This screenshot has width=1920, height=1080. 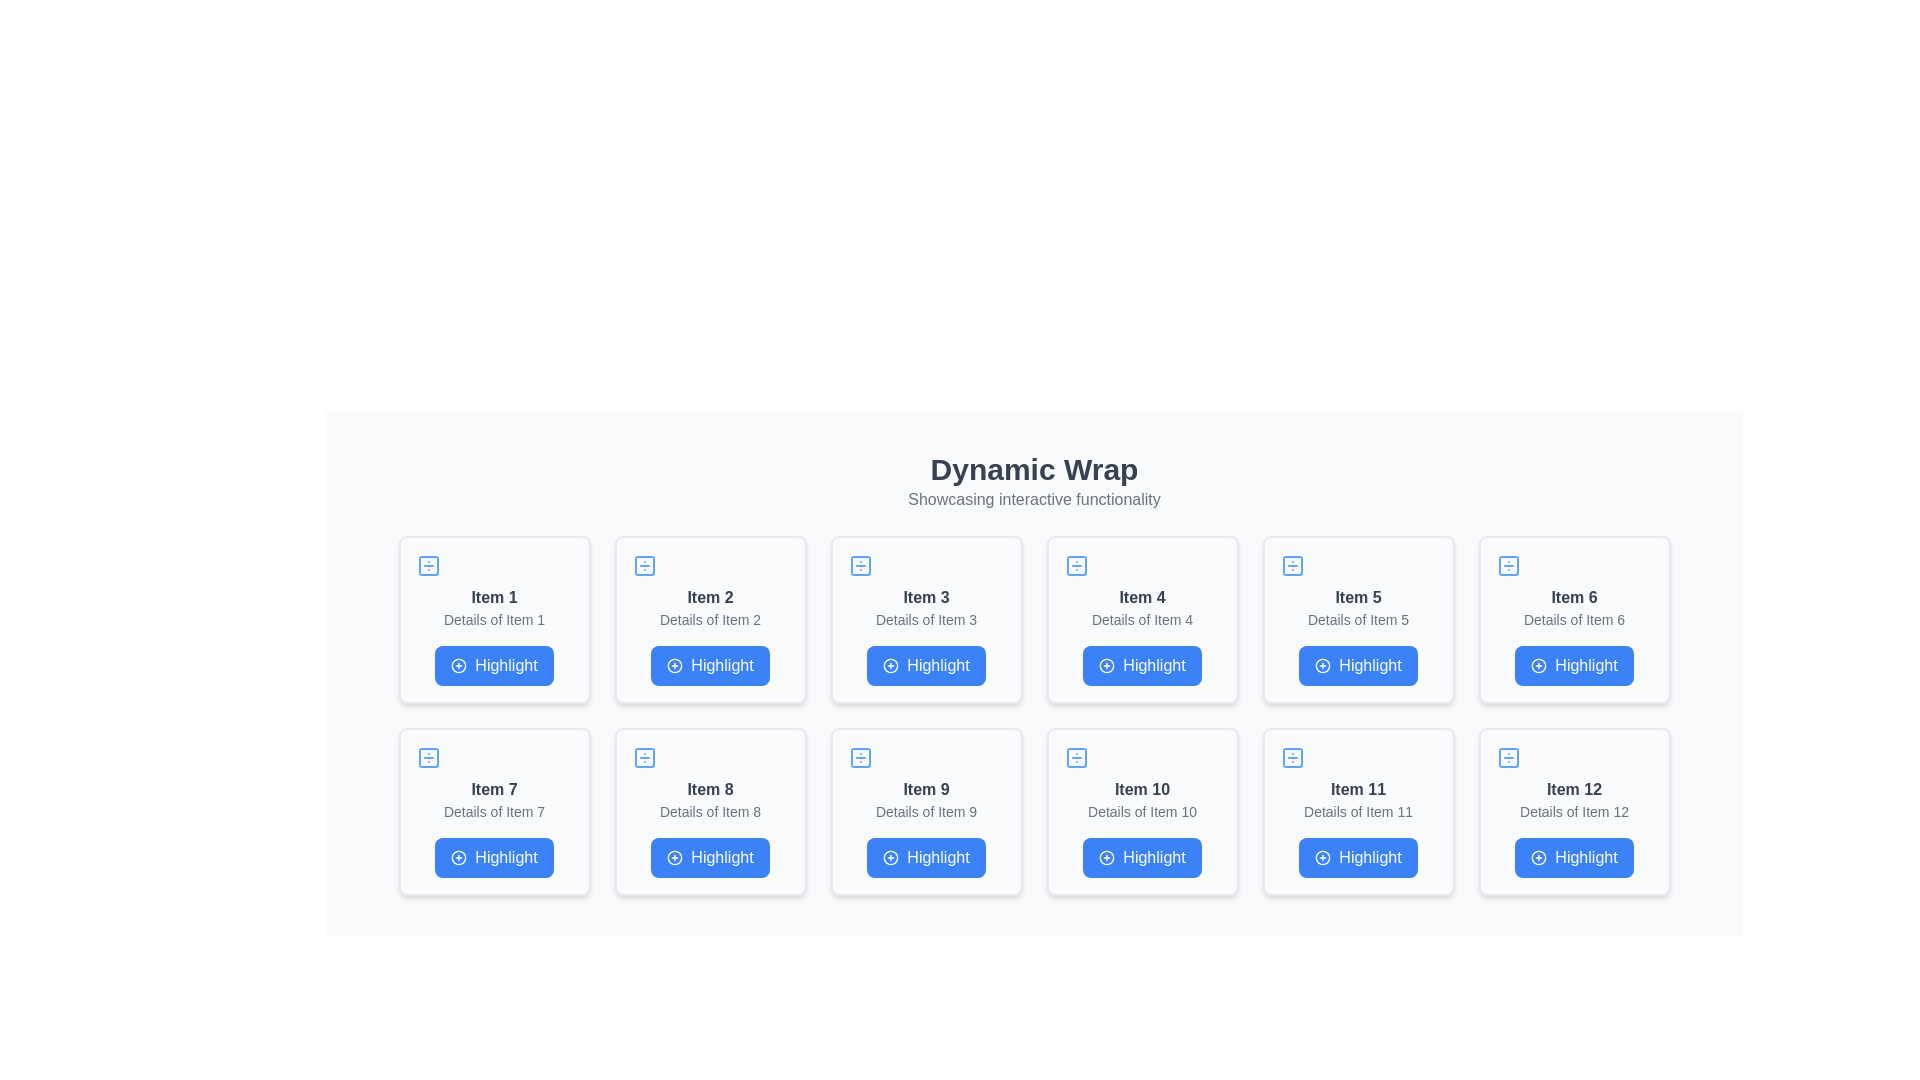 I want to click on the 'Highlight' button located at the bottom-center of the card labeled 'Item 5', so click(x=1358, y=666).